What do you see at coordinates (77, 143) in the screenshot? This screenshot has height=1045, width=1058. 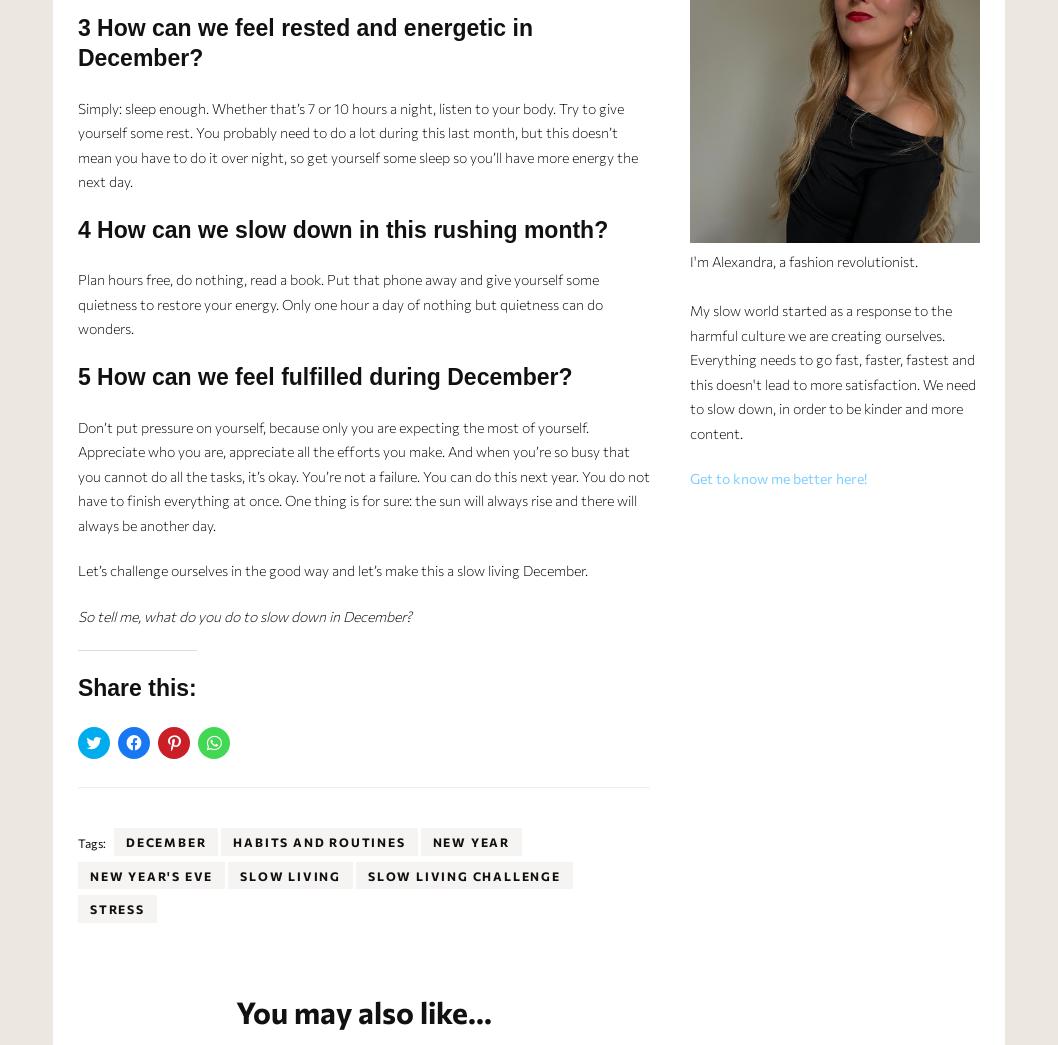 I see `'Simply: sleep enough. Whether that’s 7 or 10 hours a night, listen to your body. Try to give yourself some rest. You probably need to do a lot during this last month, but this doesn’t mean you have to do it over night, so get yourself some sleep so you’ll have more energy the next day.'` at bounding box center [77, 143].